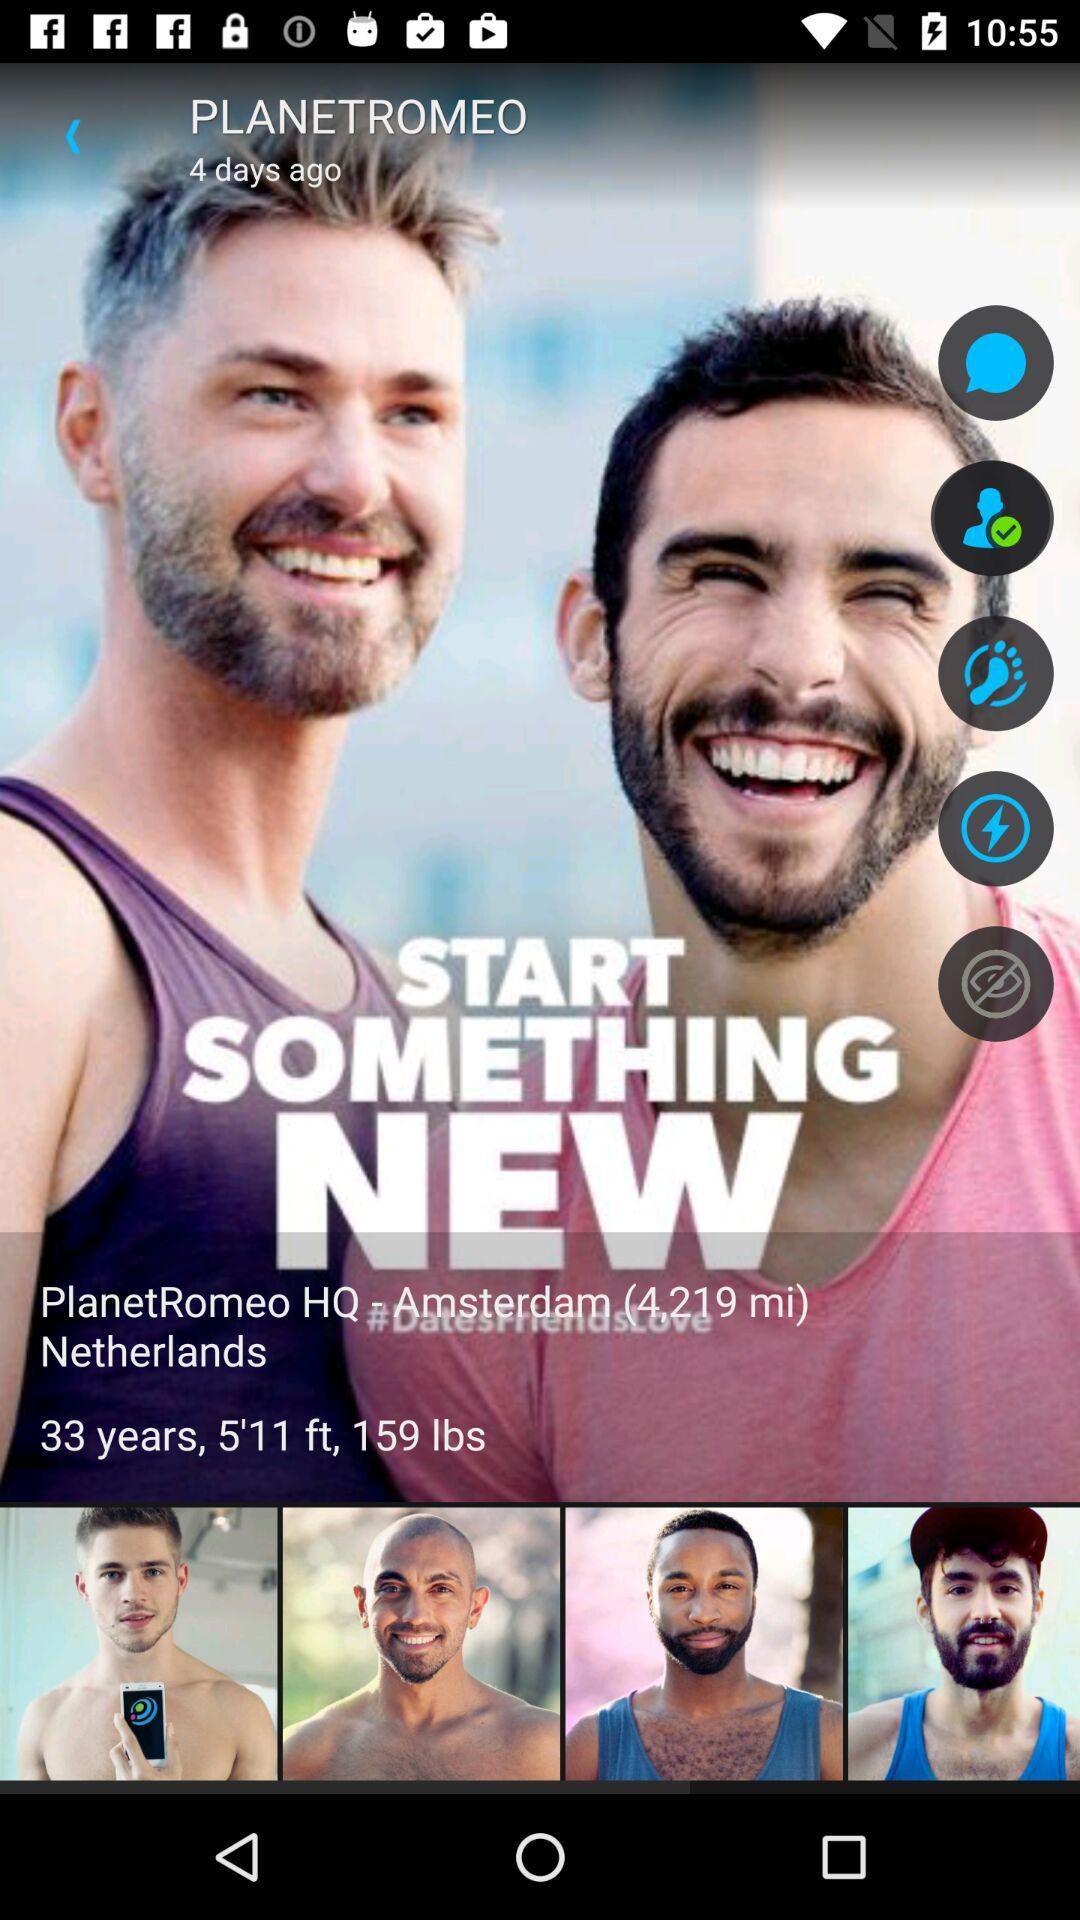 The height and width of the screenshot is (1920, 1080). Describe the element at coordinates (72, 135) in the screenshot. I see `item next to the planetromeo item` at that location.